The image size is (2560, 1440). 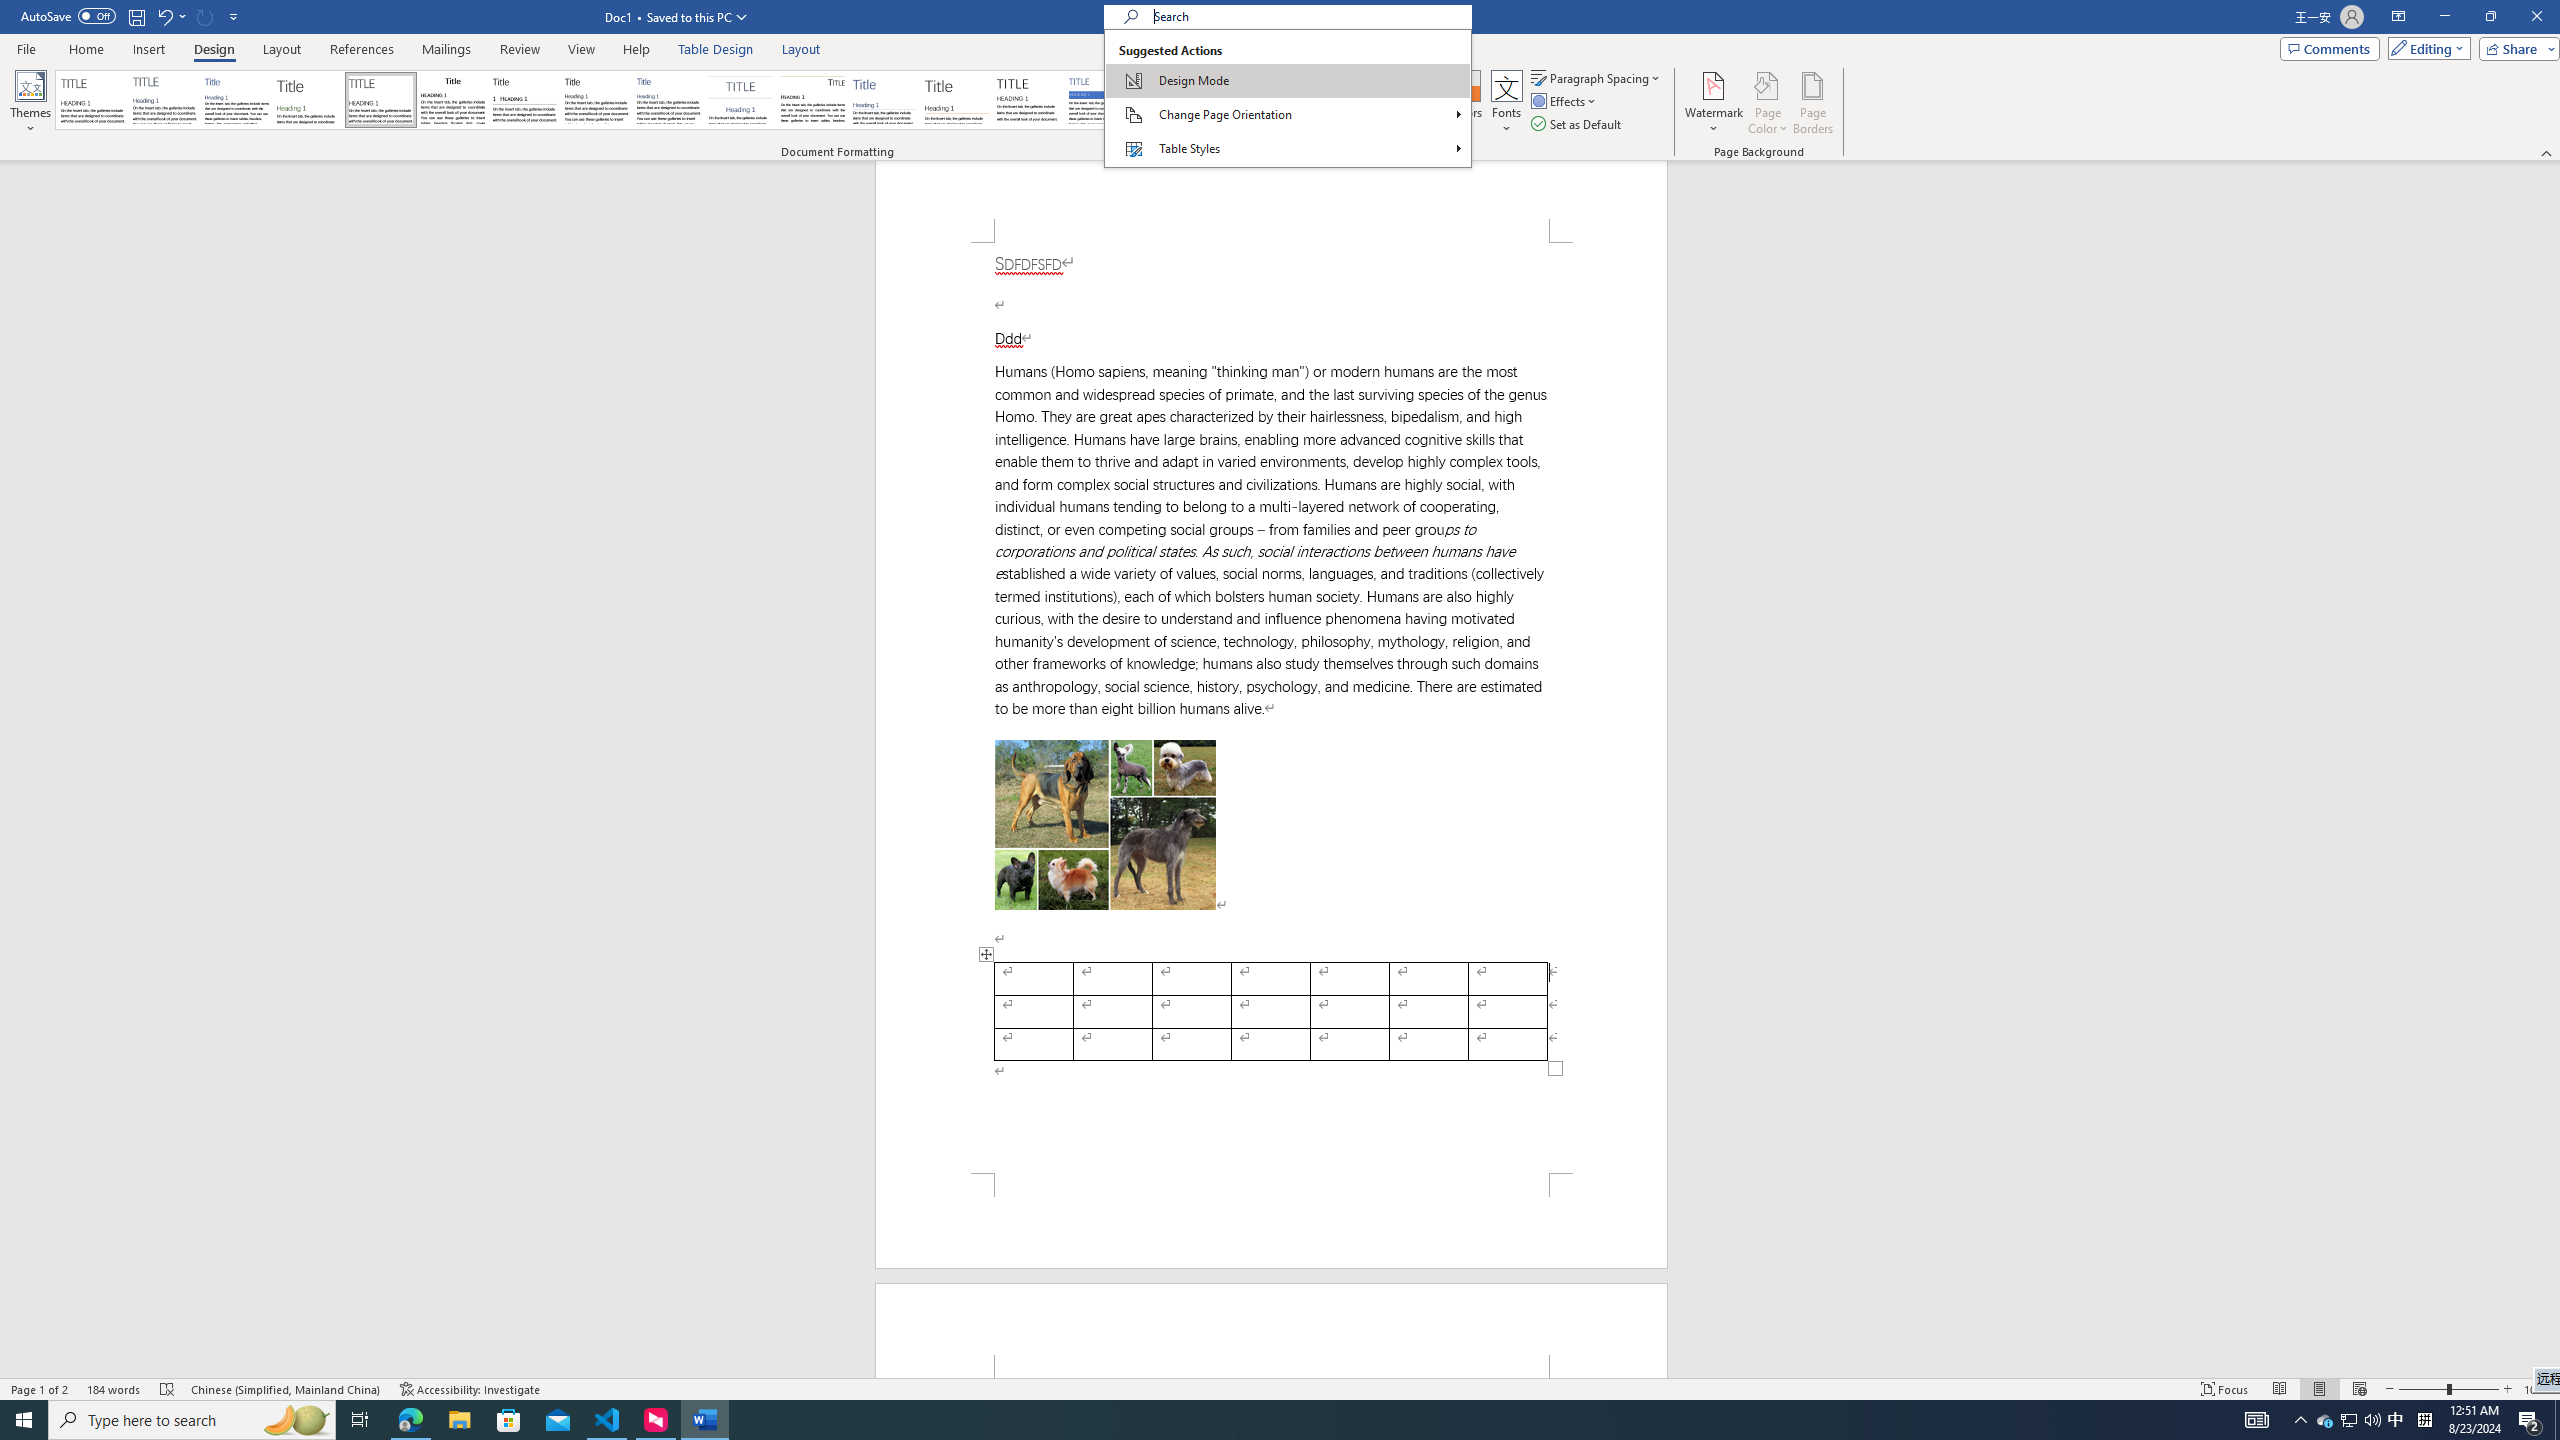 What do you see at coordinates (1768, 103) in the screenshot?
I see `'Page Color'` at bounding box center [1768, 103].